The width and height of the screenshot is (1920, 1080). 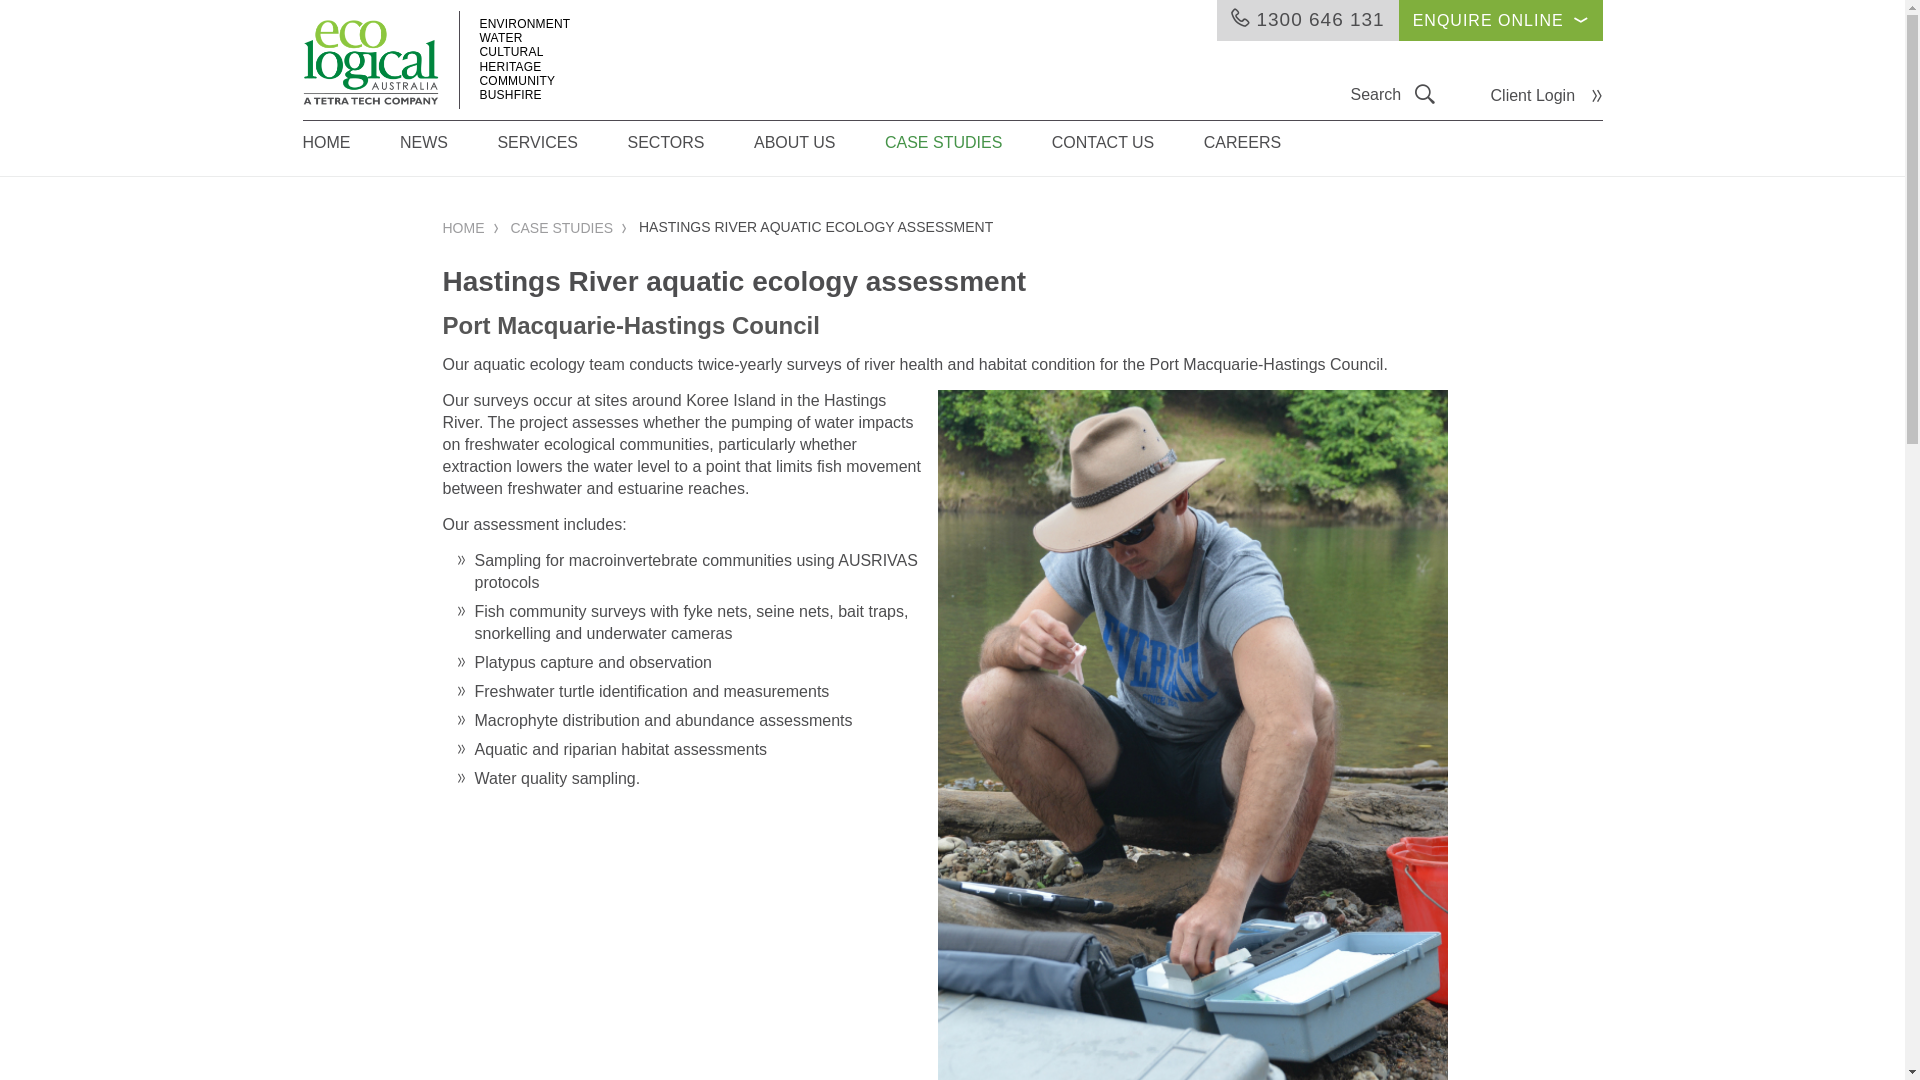 I want to click on 'ENQUIRE ONLINE', so click(x=1397, y=20).